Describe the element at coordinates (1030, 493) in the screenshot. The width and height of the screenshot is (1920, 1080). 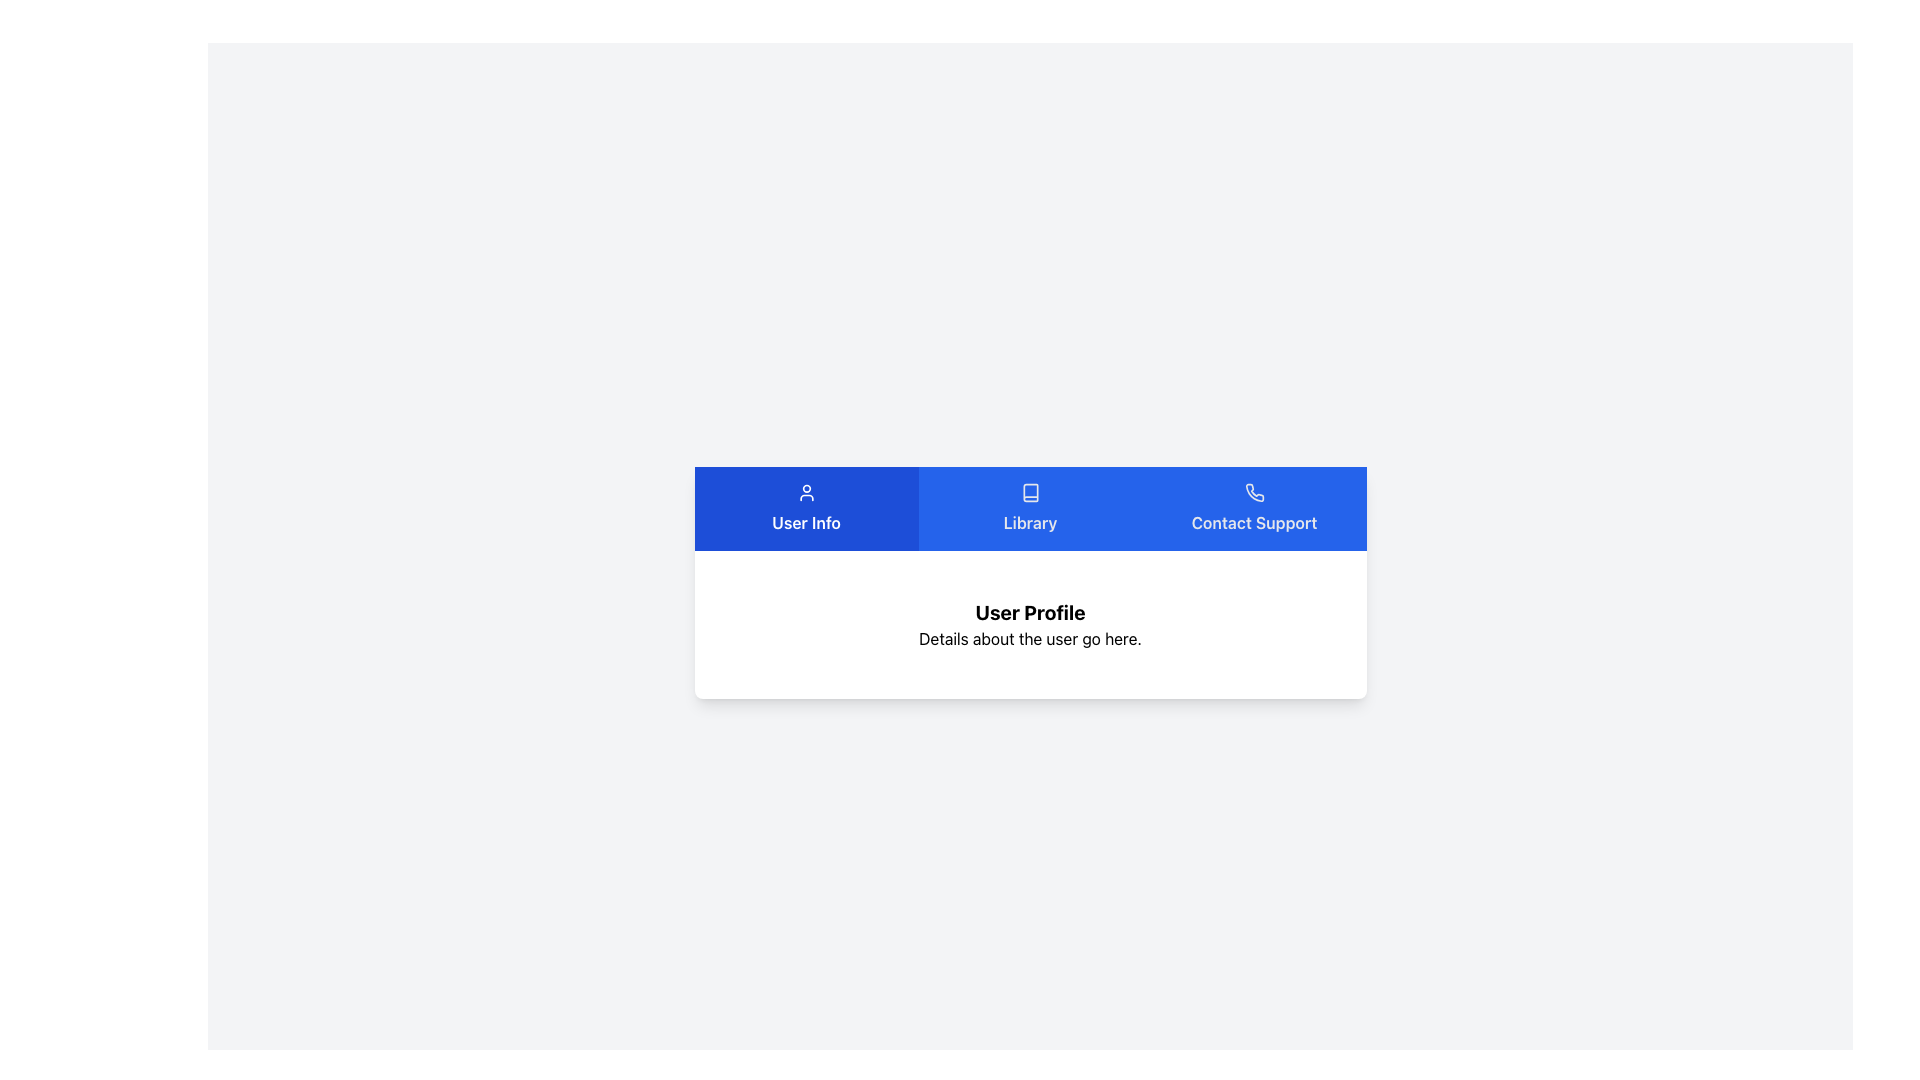
I see `the blue book icon located in the navigation bar, which is centrally placed above the 'Library' label and flanked by 'User Info' and 'Contact Support' icons` at that location.